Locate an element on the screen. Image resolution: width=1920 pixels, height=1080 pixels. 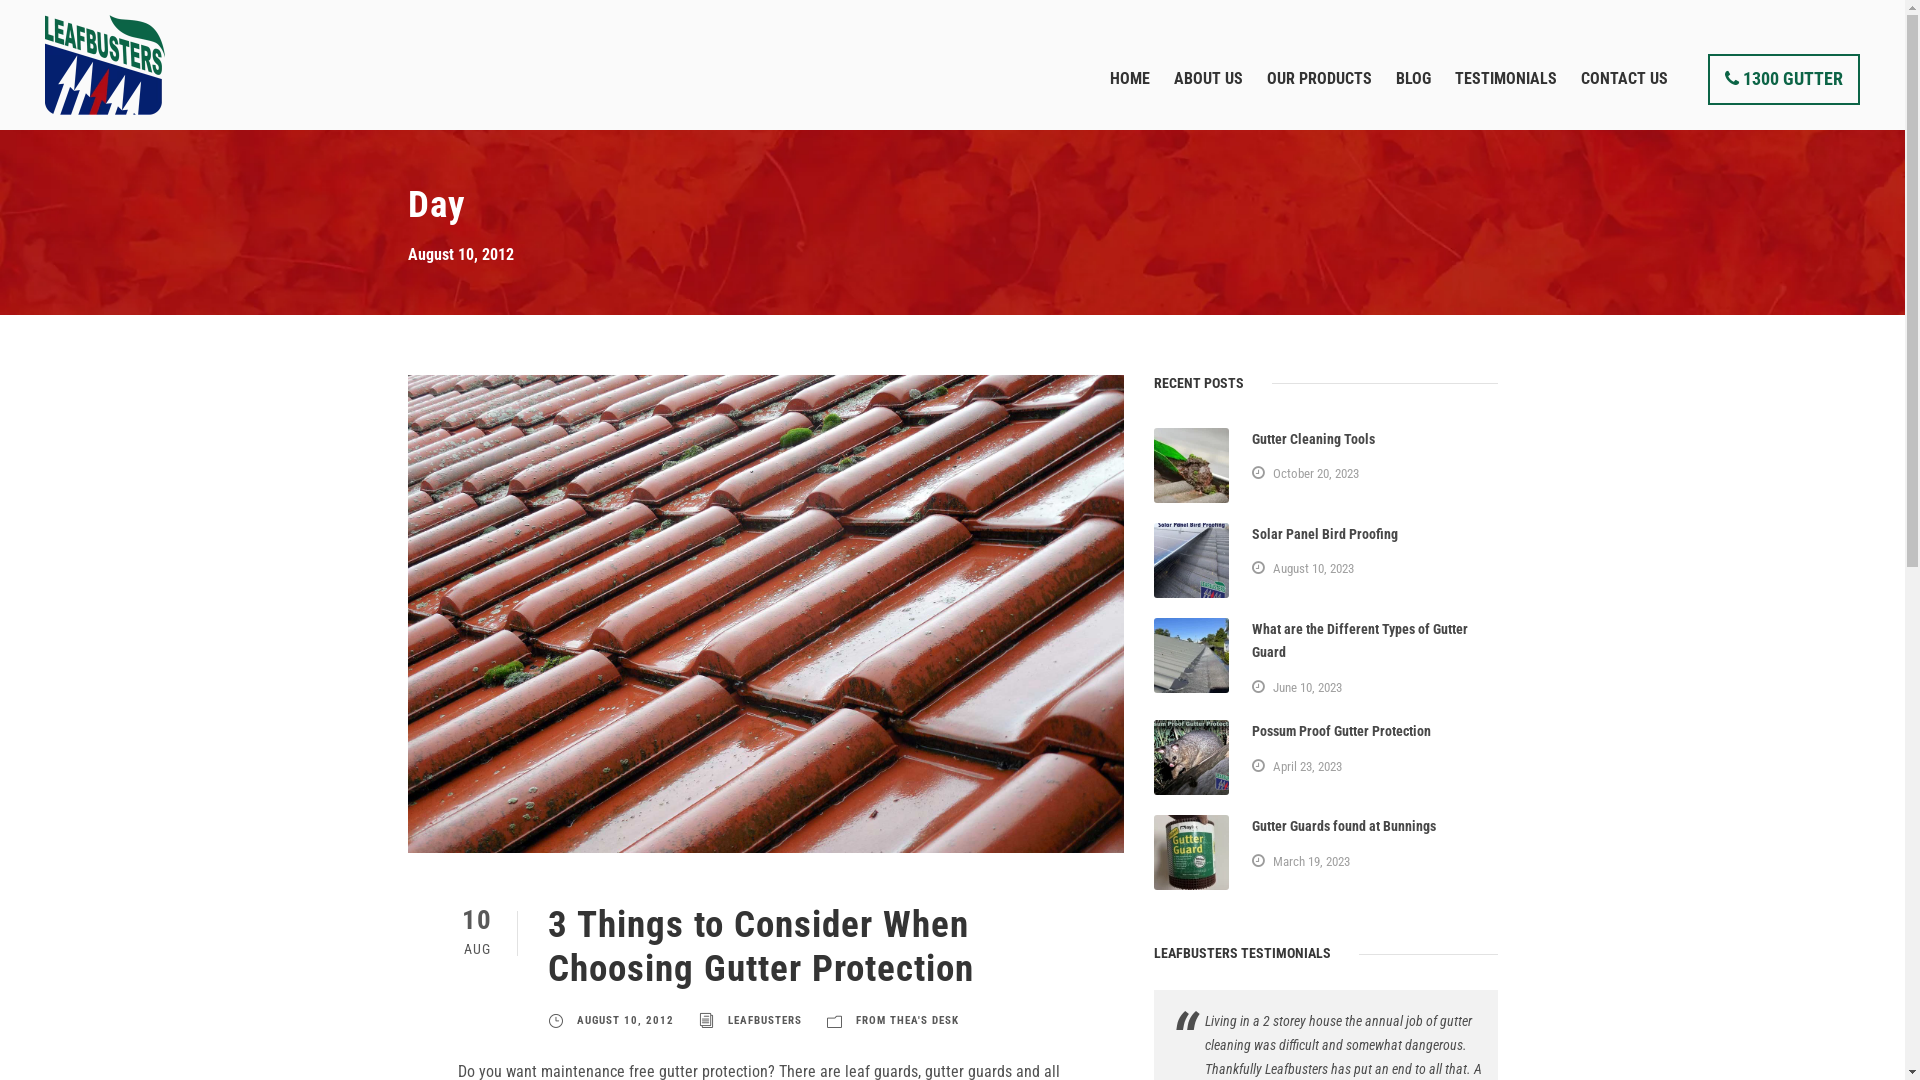
'Gutter Cleaning Tools scoop' is located at coordinates (1191, 465).